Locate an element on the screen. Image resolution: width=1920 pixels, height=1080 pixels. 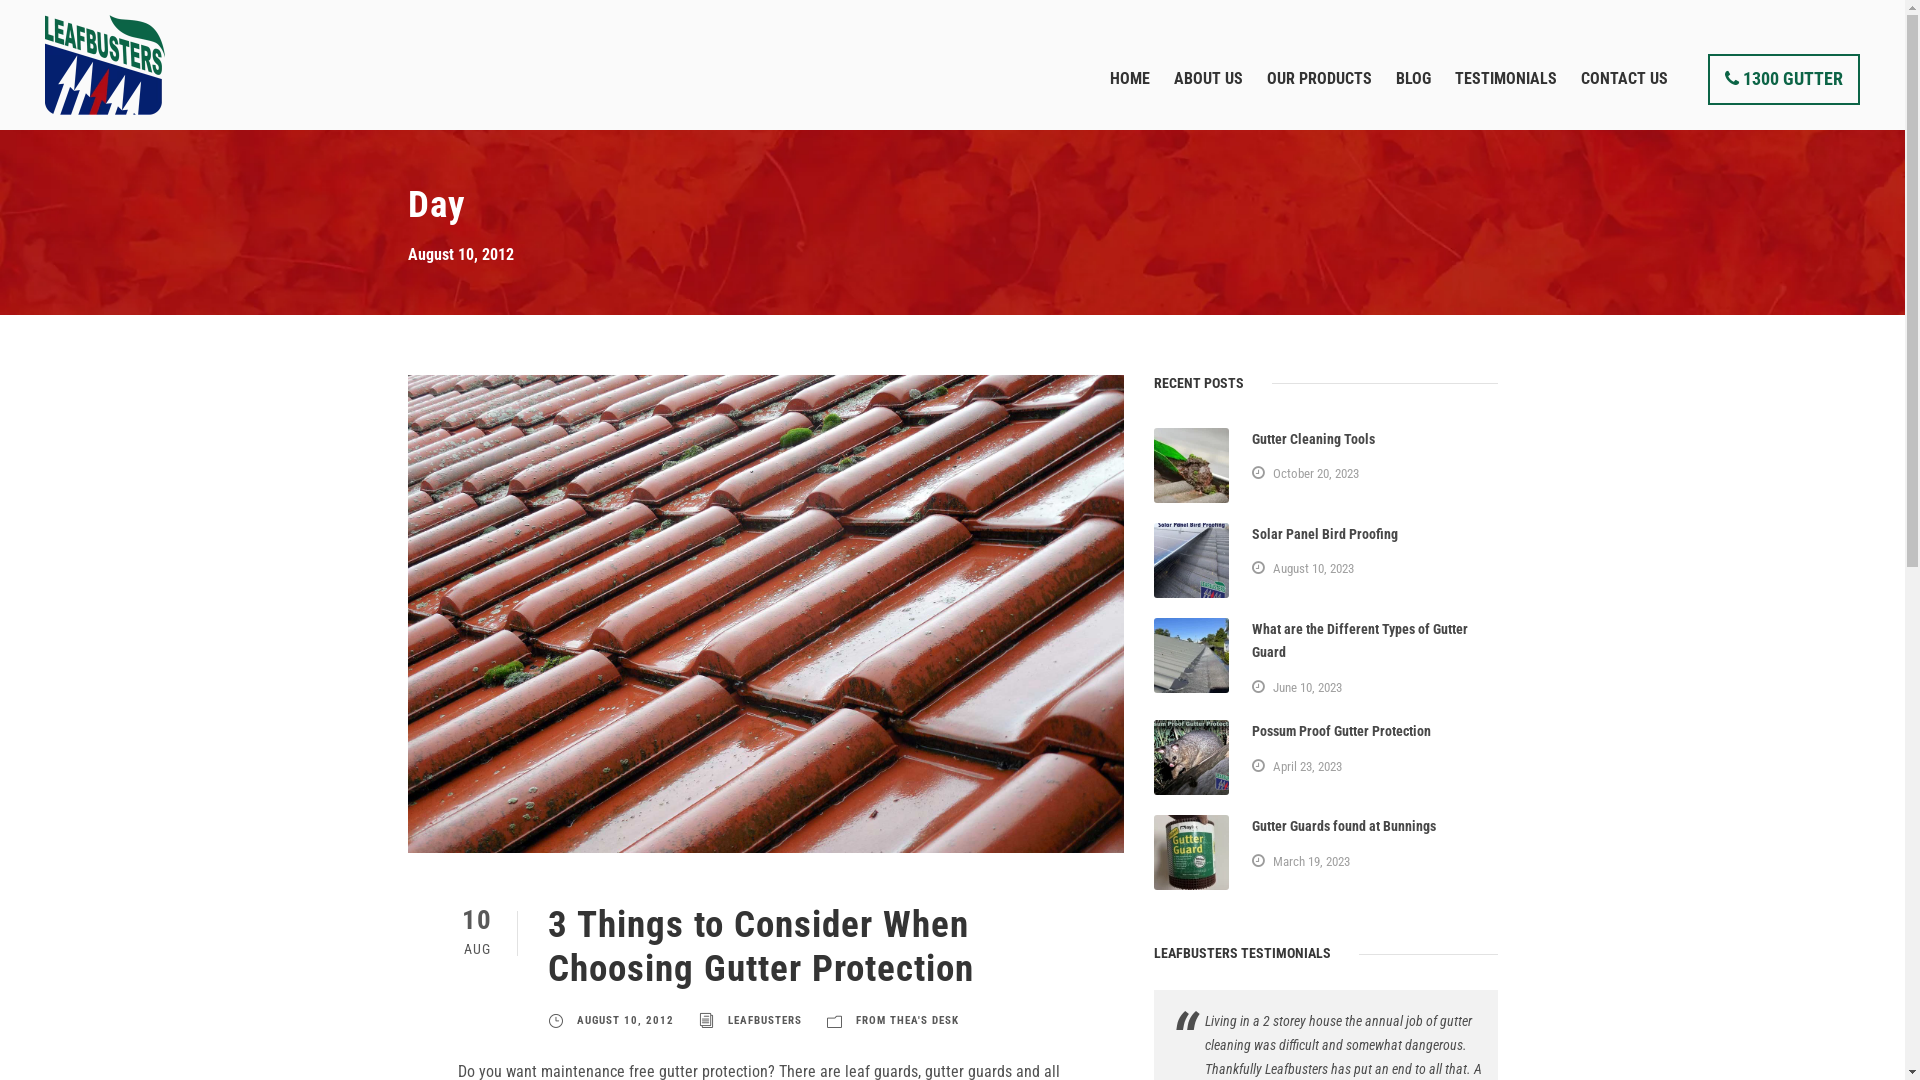
'Gutter Cleaning Tools scoop' is located at coordinates (1191, 465).